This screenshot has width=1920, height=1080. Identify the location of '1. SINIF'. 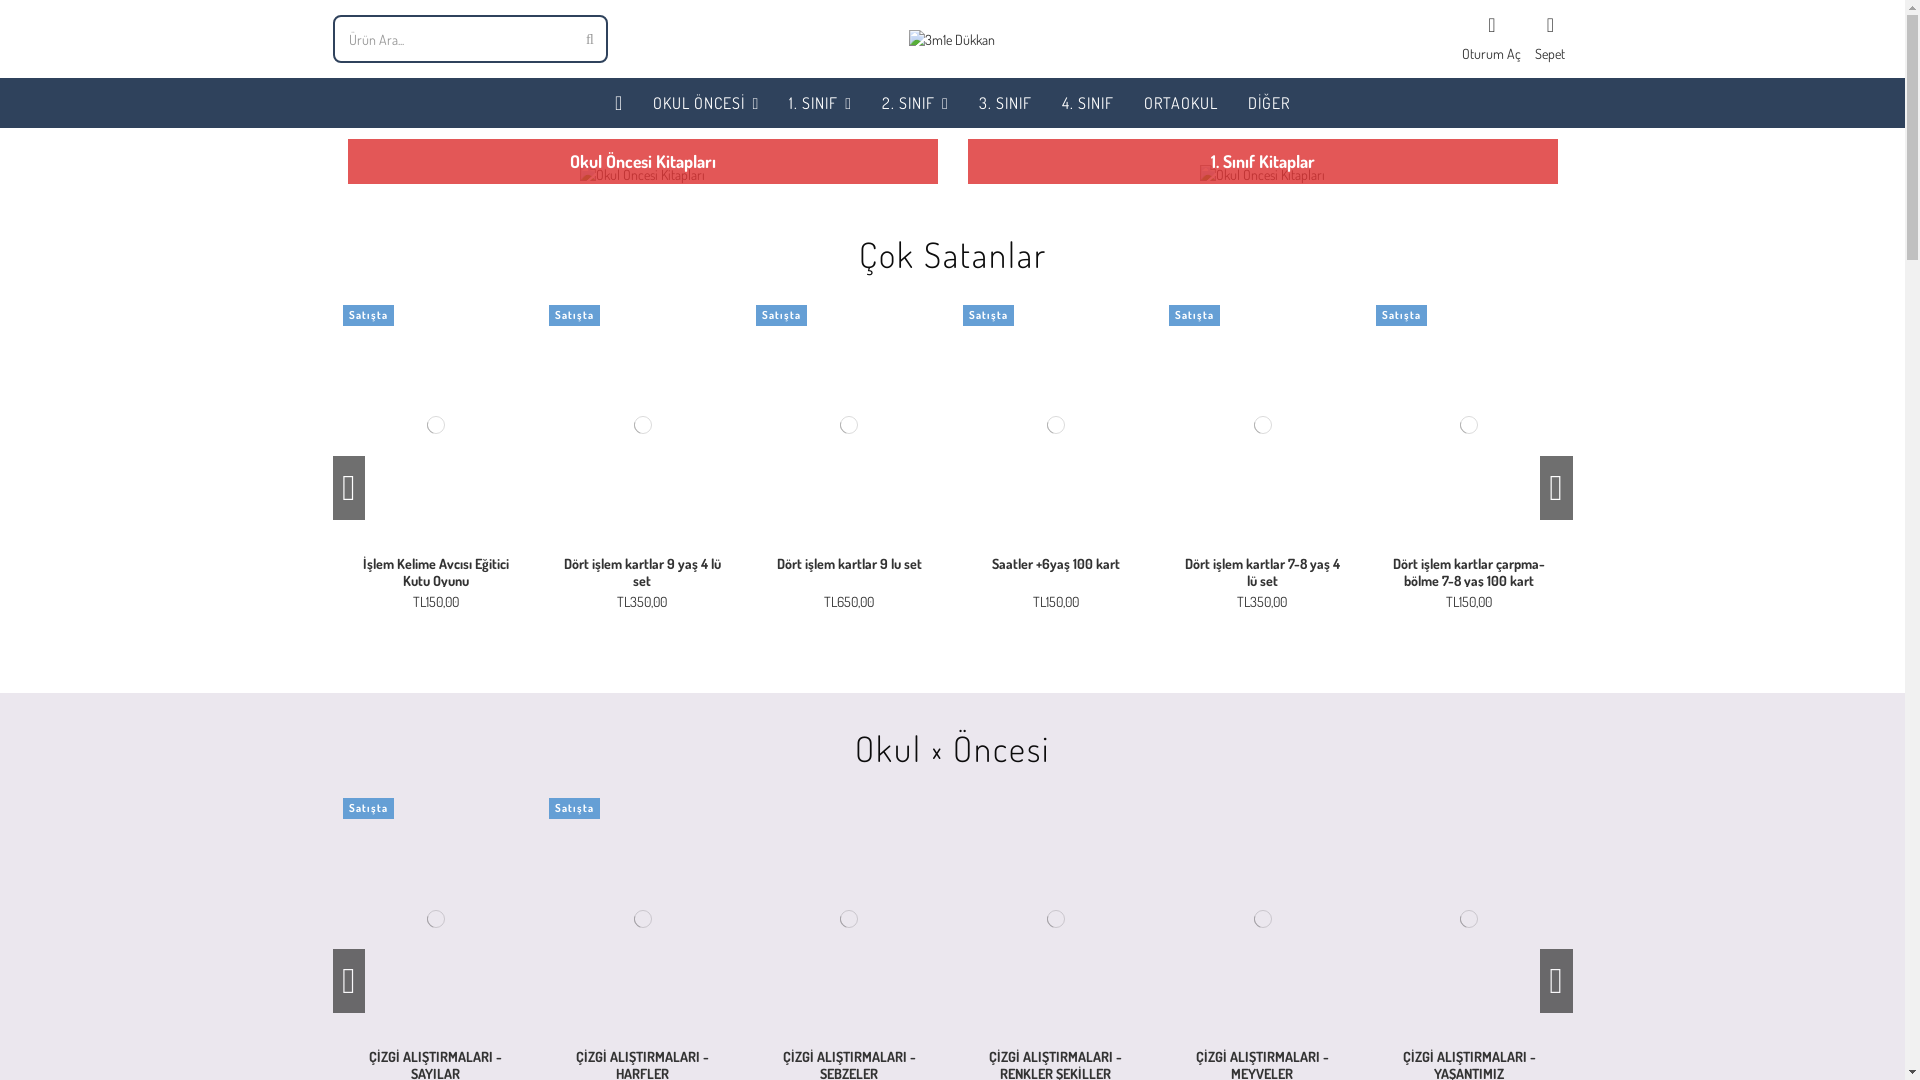
(820, 103).